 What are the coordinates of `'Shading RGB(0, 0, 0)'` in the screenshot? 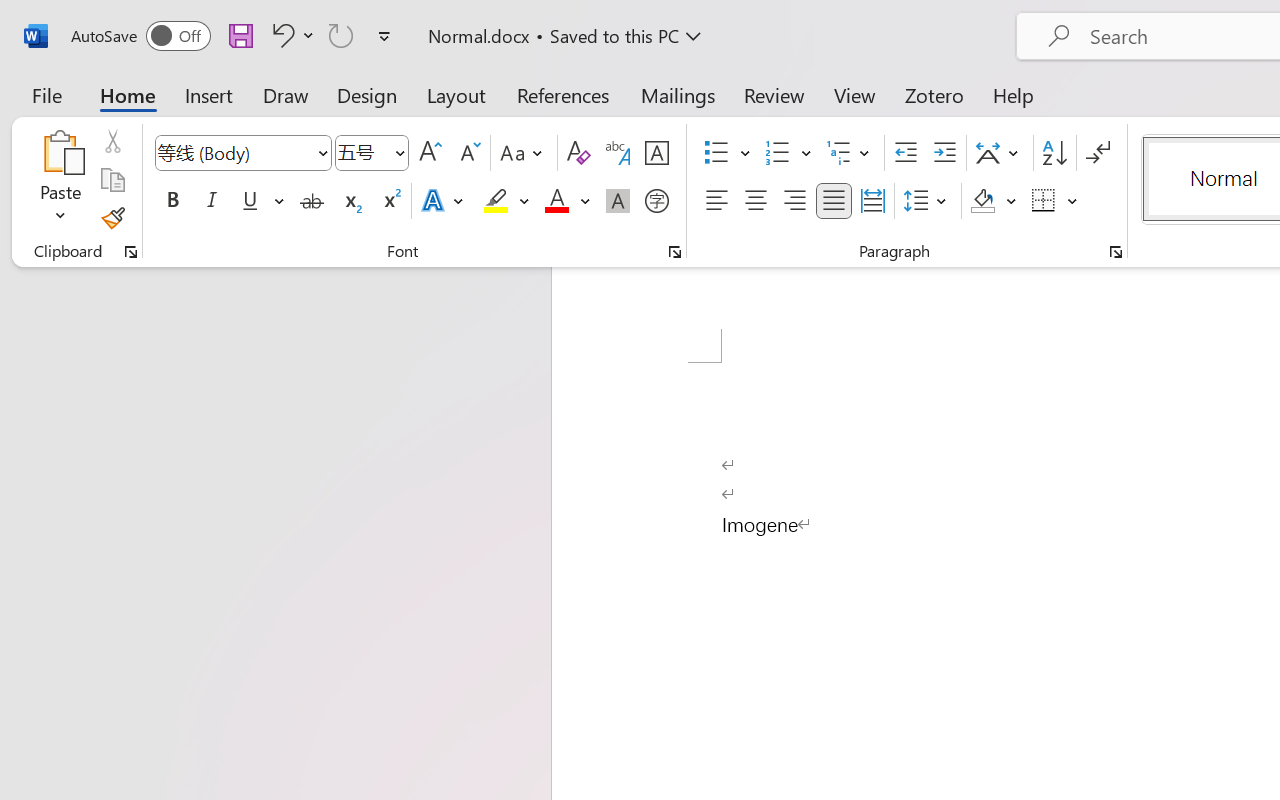 It's located at (983, 201).